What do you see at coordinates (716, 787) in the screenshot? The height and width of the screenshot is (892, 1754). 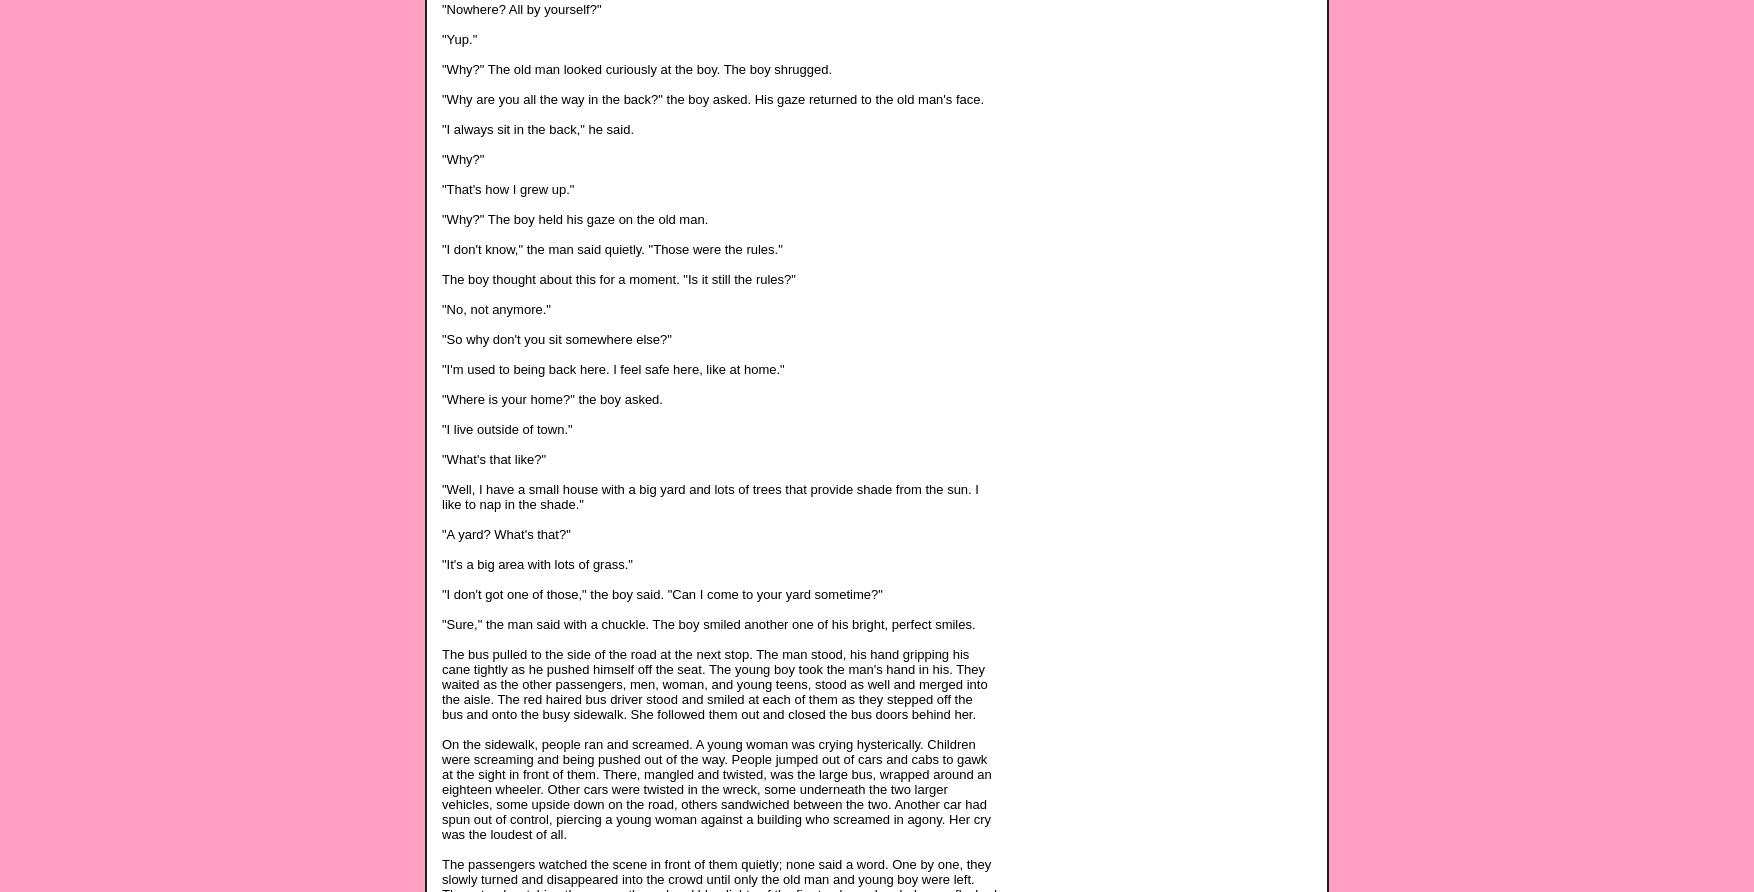 I see `'On the sidewalk, people ran and screamed. A young woman was crying hysterically. Children were screaming and being pushed out of the way. People jumped out of cars and cabs to gawk at the sight in front of them. There, mangled and twisted, was the large bus, wrapped around an eighteen wheeler. Other cars were twisted in the wreck, some underneath the two larger vehicles, some upside down on the road, others sandwiched between the two. Another car had spun out of control, piercing a young woman against a building who screamed in agony. Her cry was the loudest of all.'` at bounding box center [716, 787].